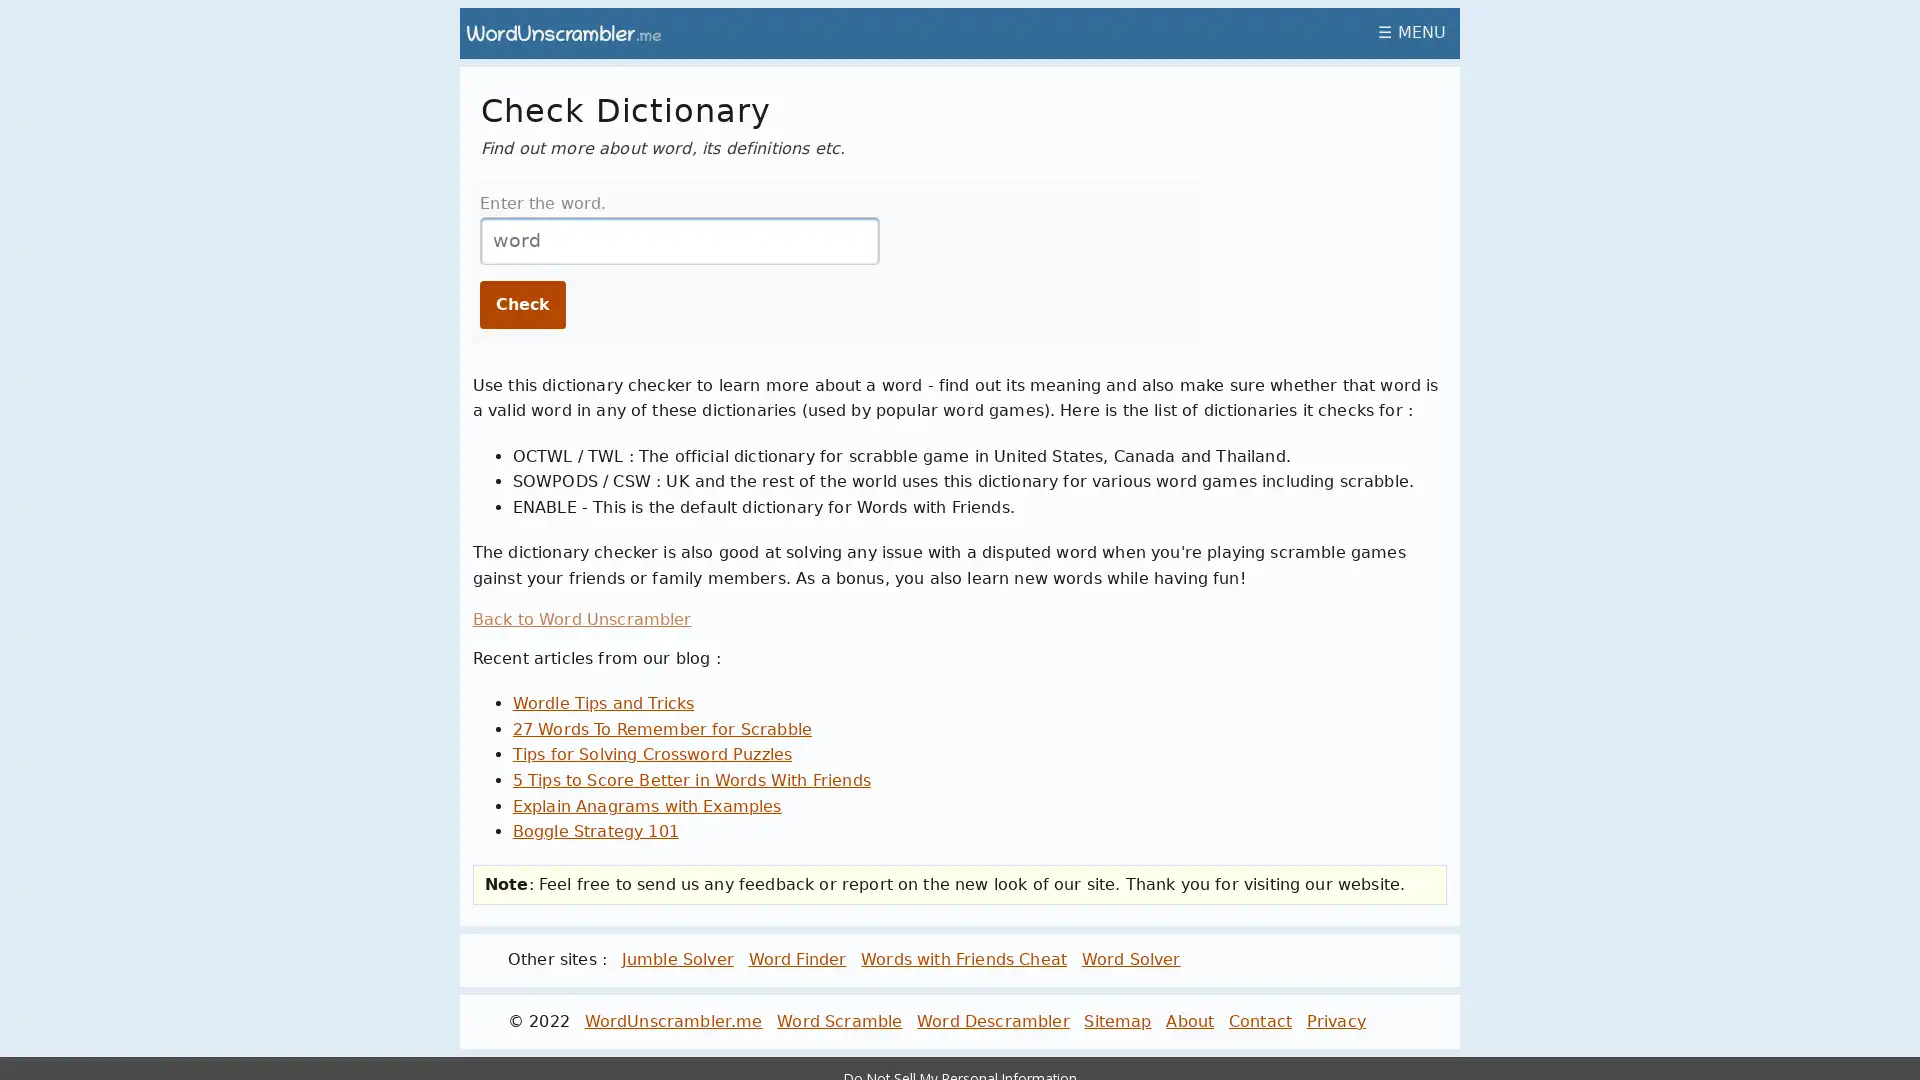 The image size is (1920, 1080). What do you see at coordinates (523, 304) in the screenshot?
I see `Check` at bounding box center [523, 304].